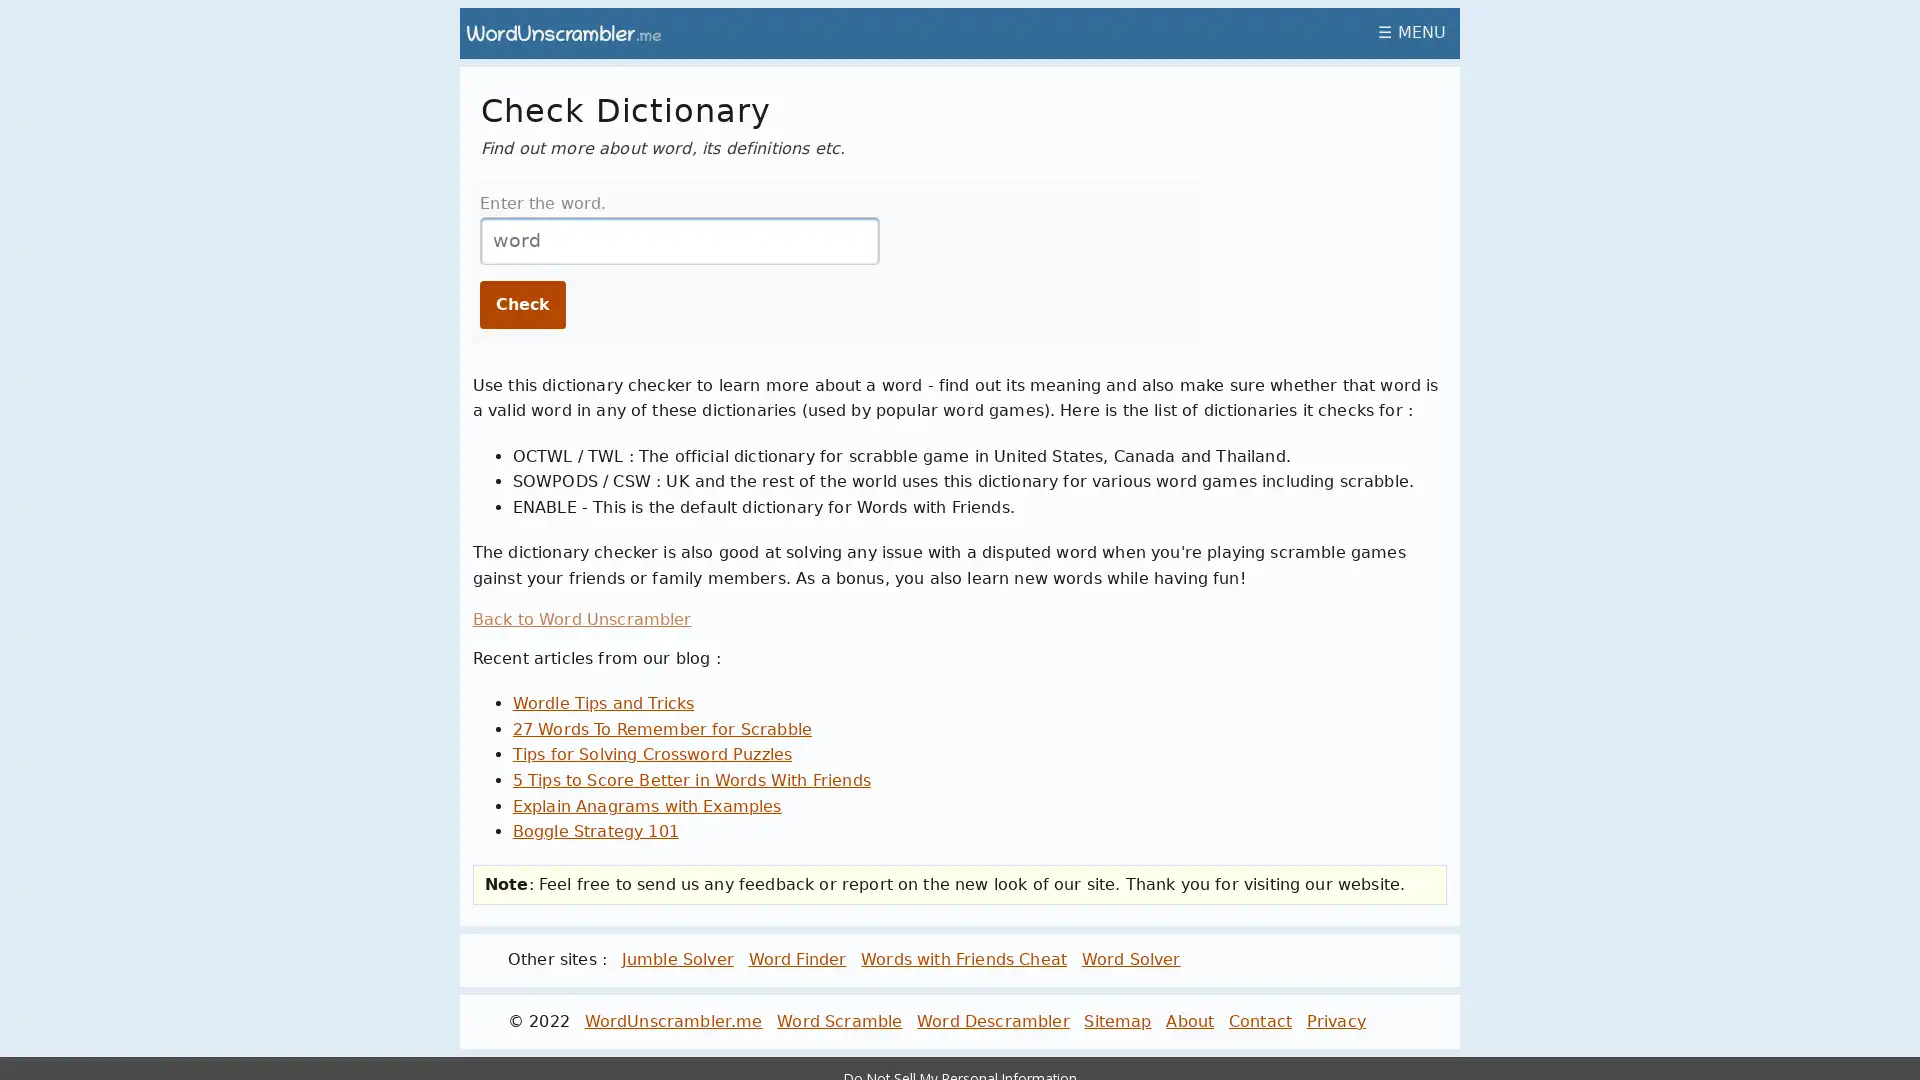 The image size is (1920, 1080). What do you see at coordinates (523, 304) in the screenshot?
I see `Check` at bounding box center [523, 304].